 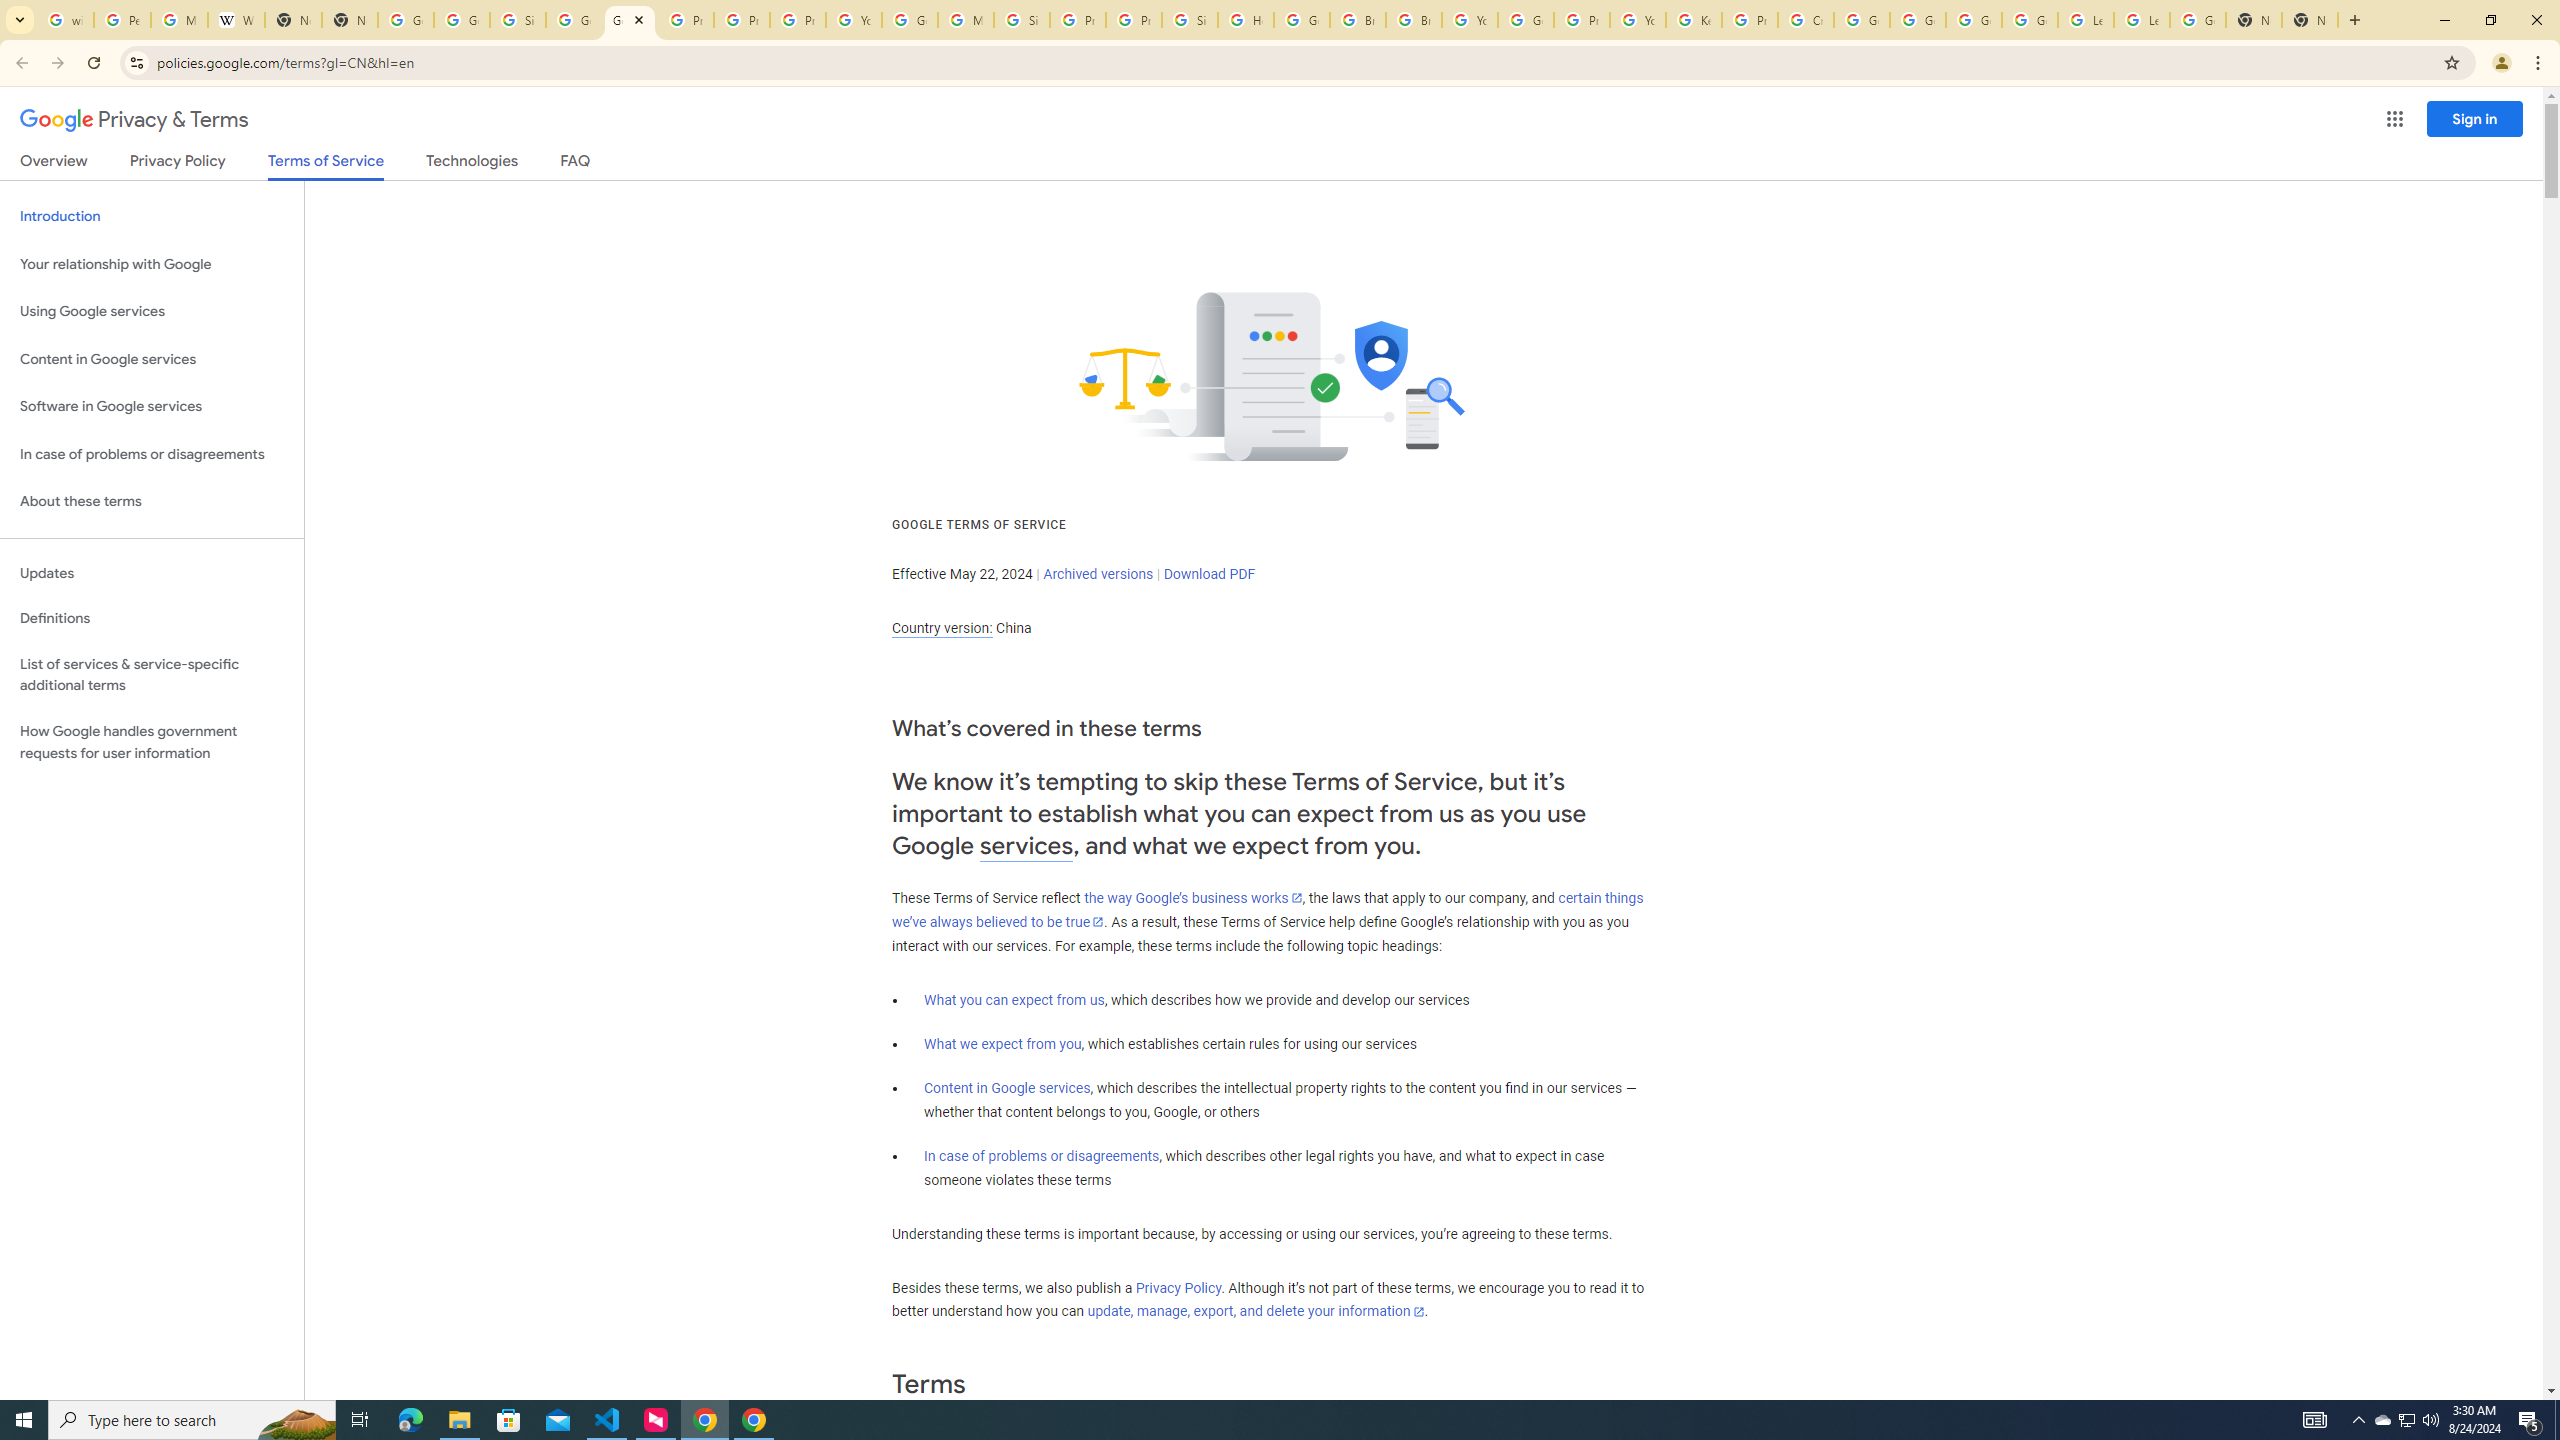 I want to click on 'In case of problems or disagreements', so click(x=1040, y=1156).